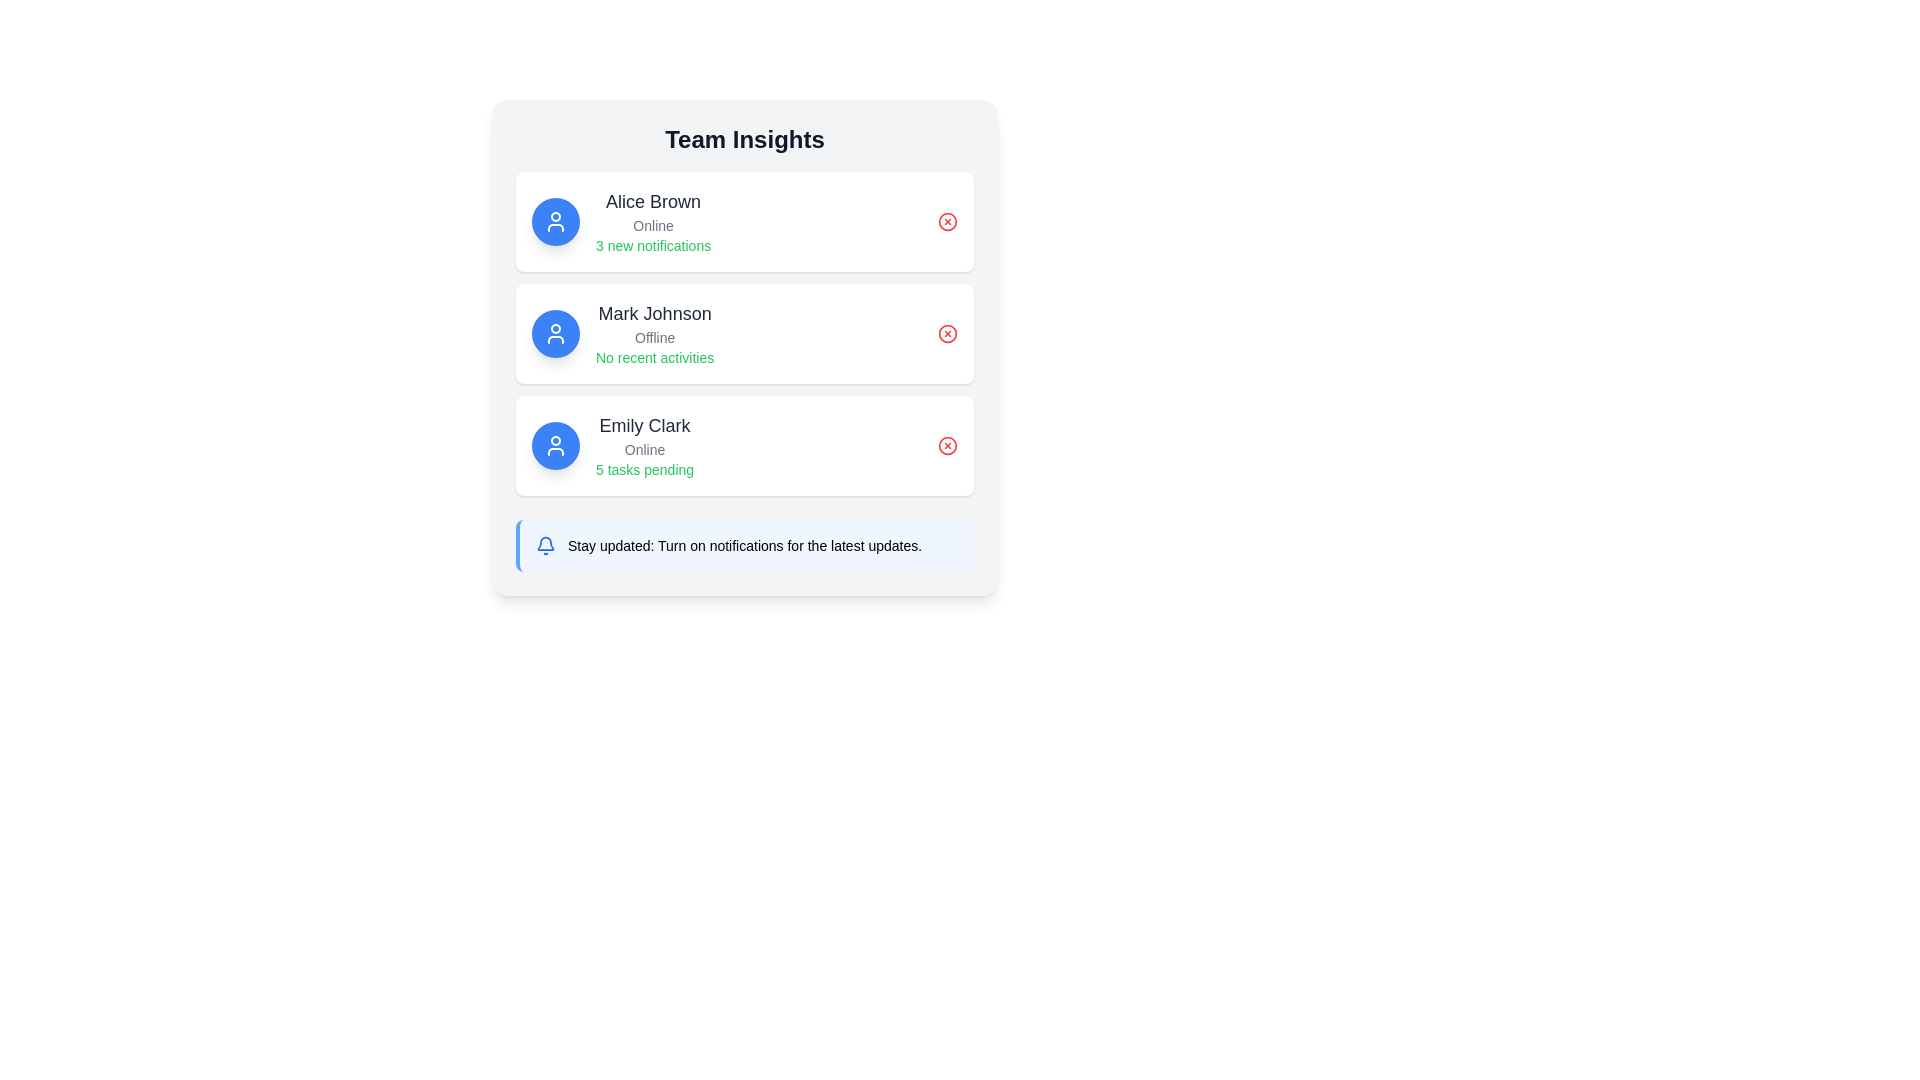  What do you see at coordinates (645, 450) in the screenshot?
I see `the text label indicating the online status of 'Emily Clark'` at bounding box center [645, 450].